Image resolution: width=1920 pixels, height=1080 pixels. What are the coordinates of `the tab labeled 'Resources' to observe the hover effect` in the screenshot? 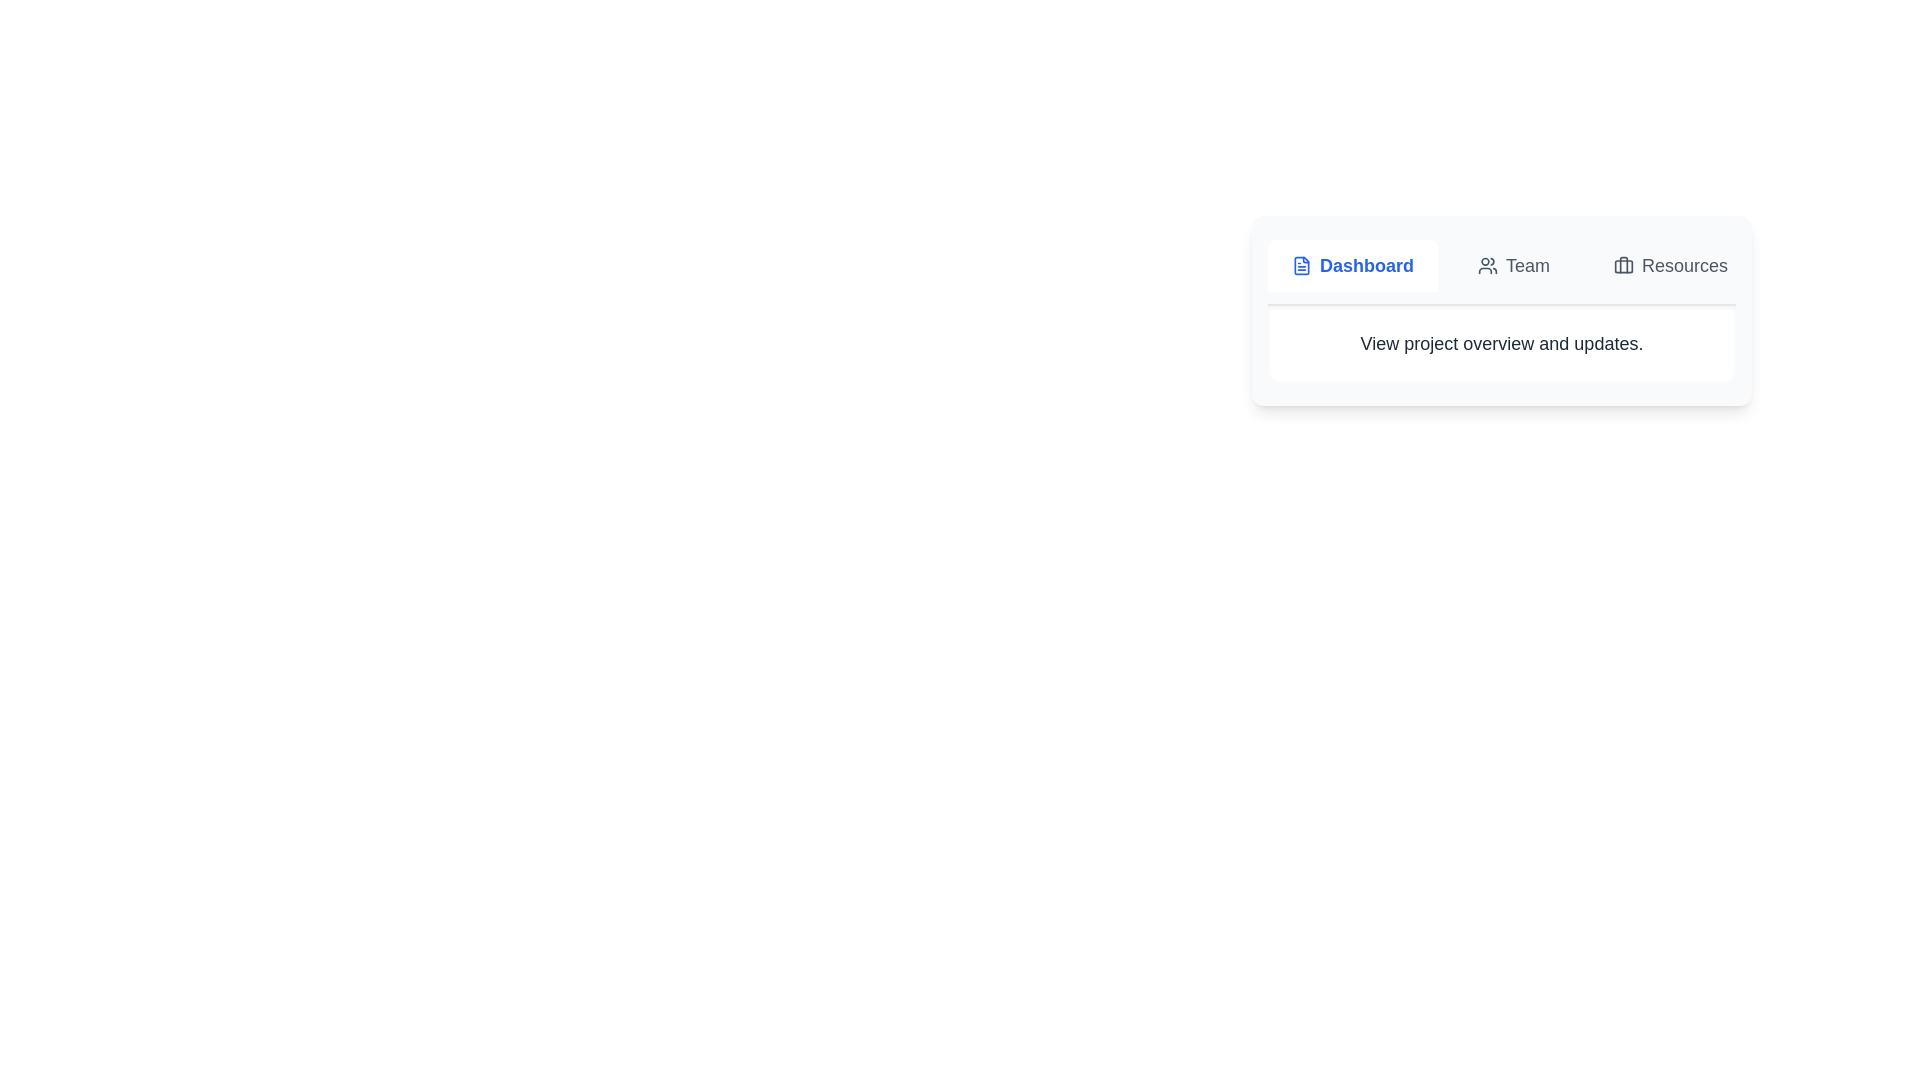 It's located at (1670, 265).